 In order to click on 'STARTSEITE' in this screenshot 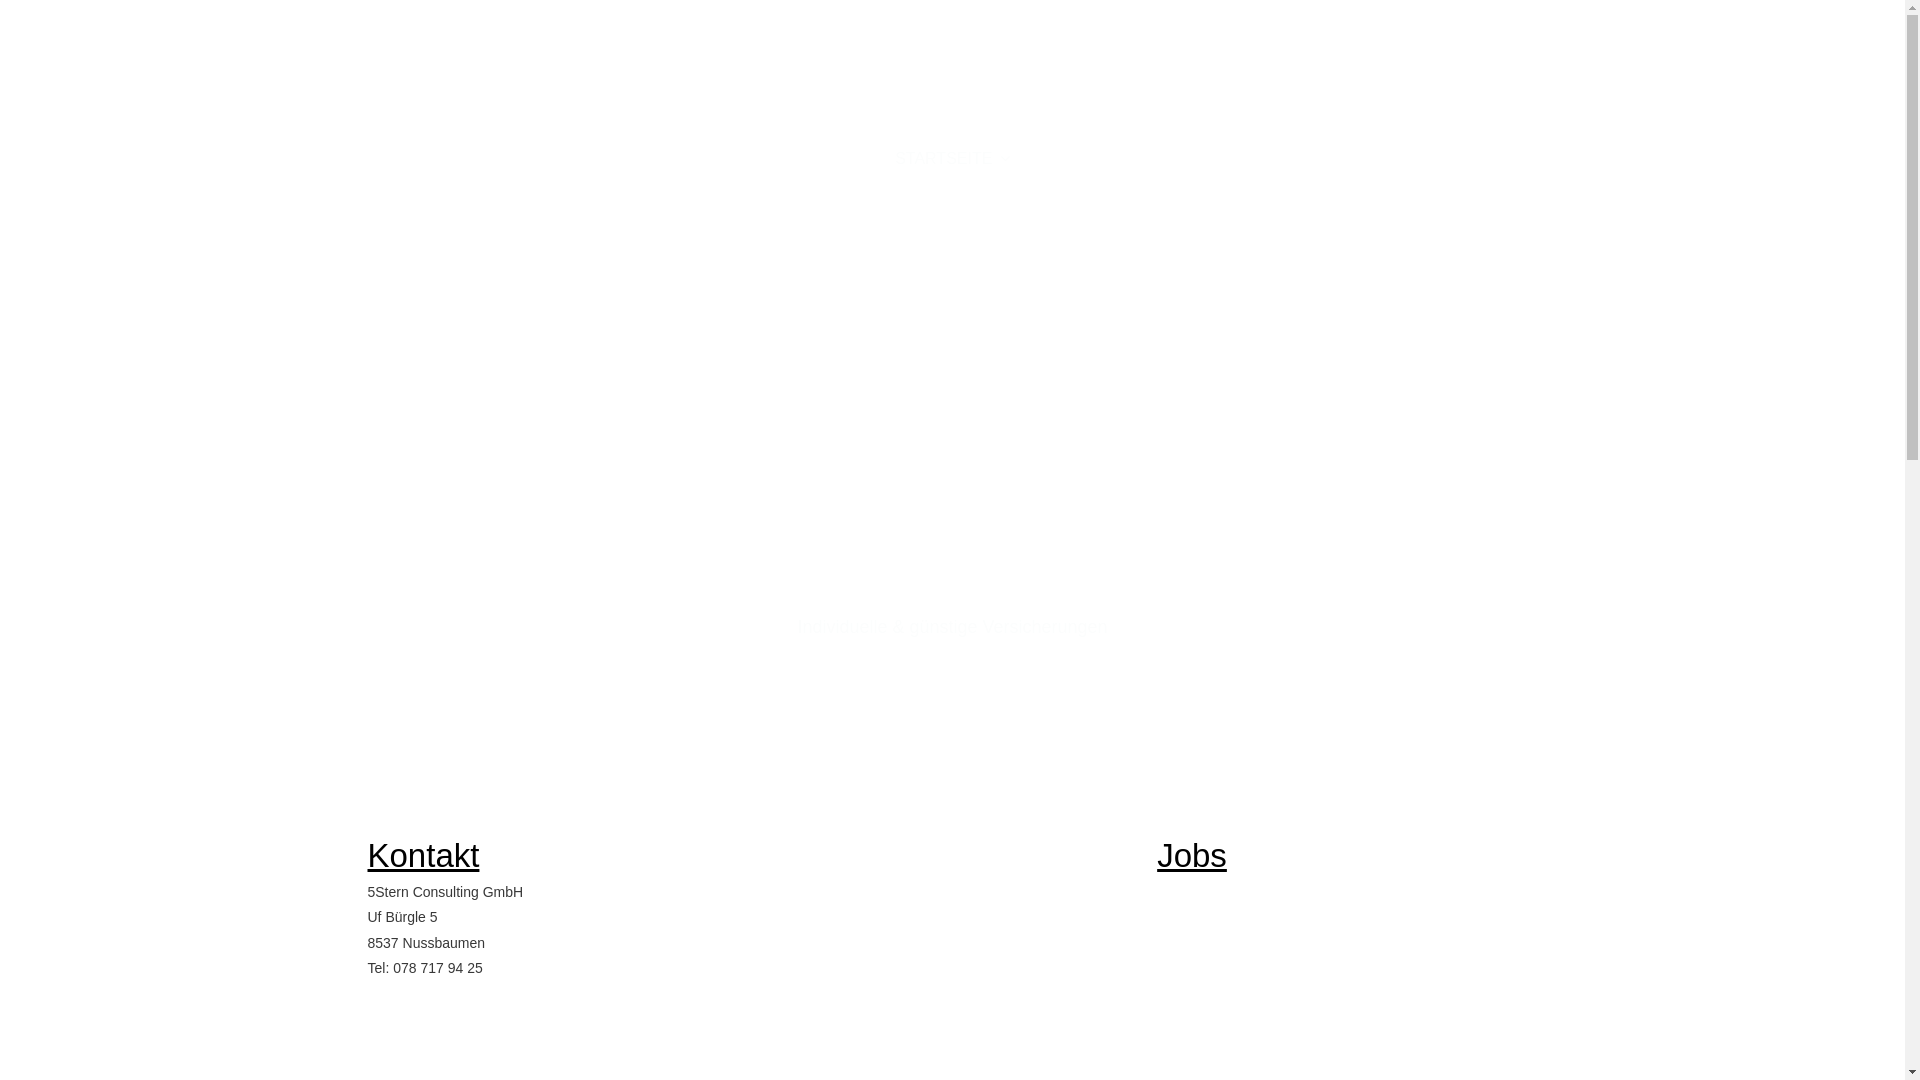, I will do `click(951, 157)`.